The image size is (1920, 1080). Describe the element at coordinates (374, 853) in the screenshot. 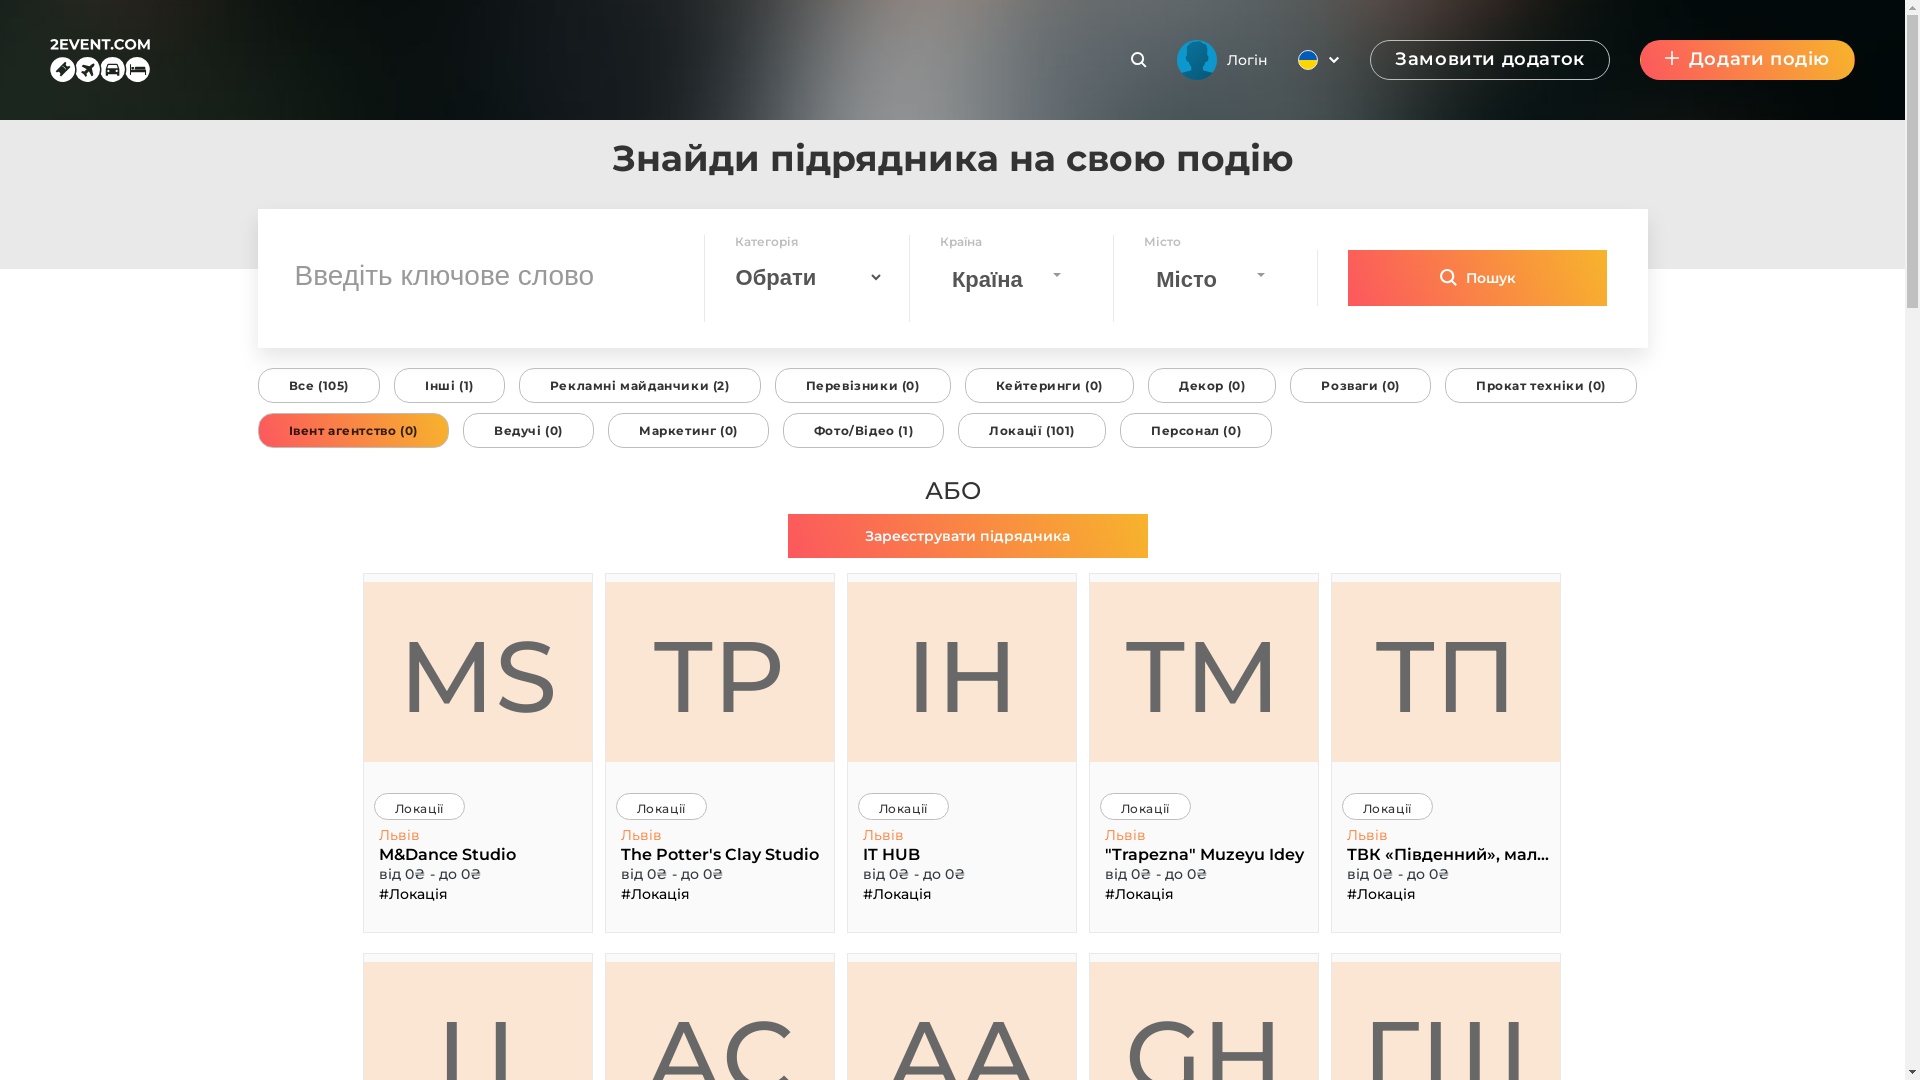

I see `'M&Dance Studio'` at that location.